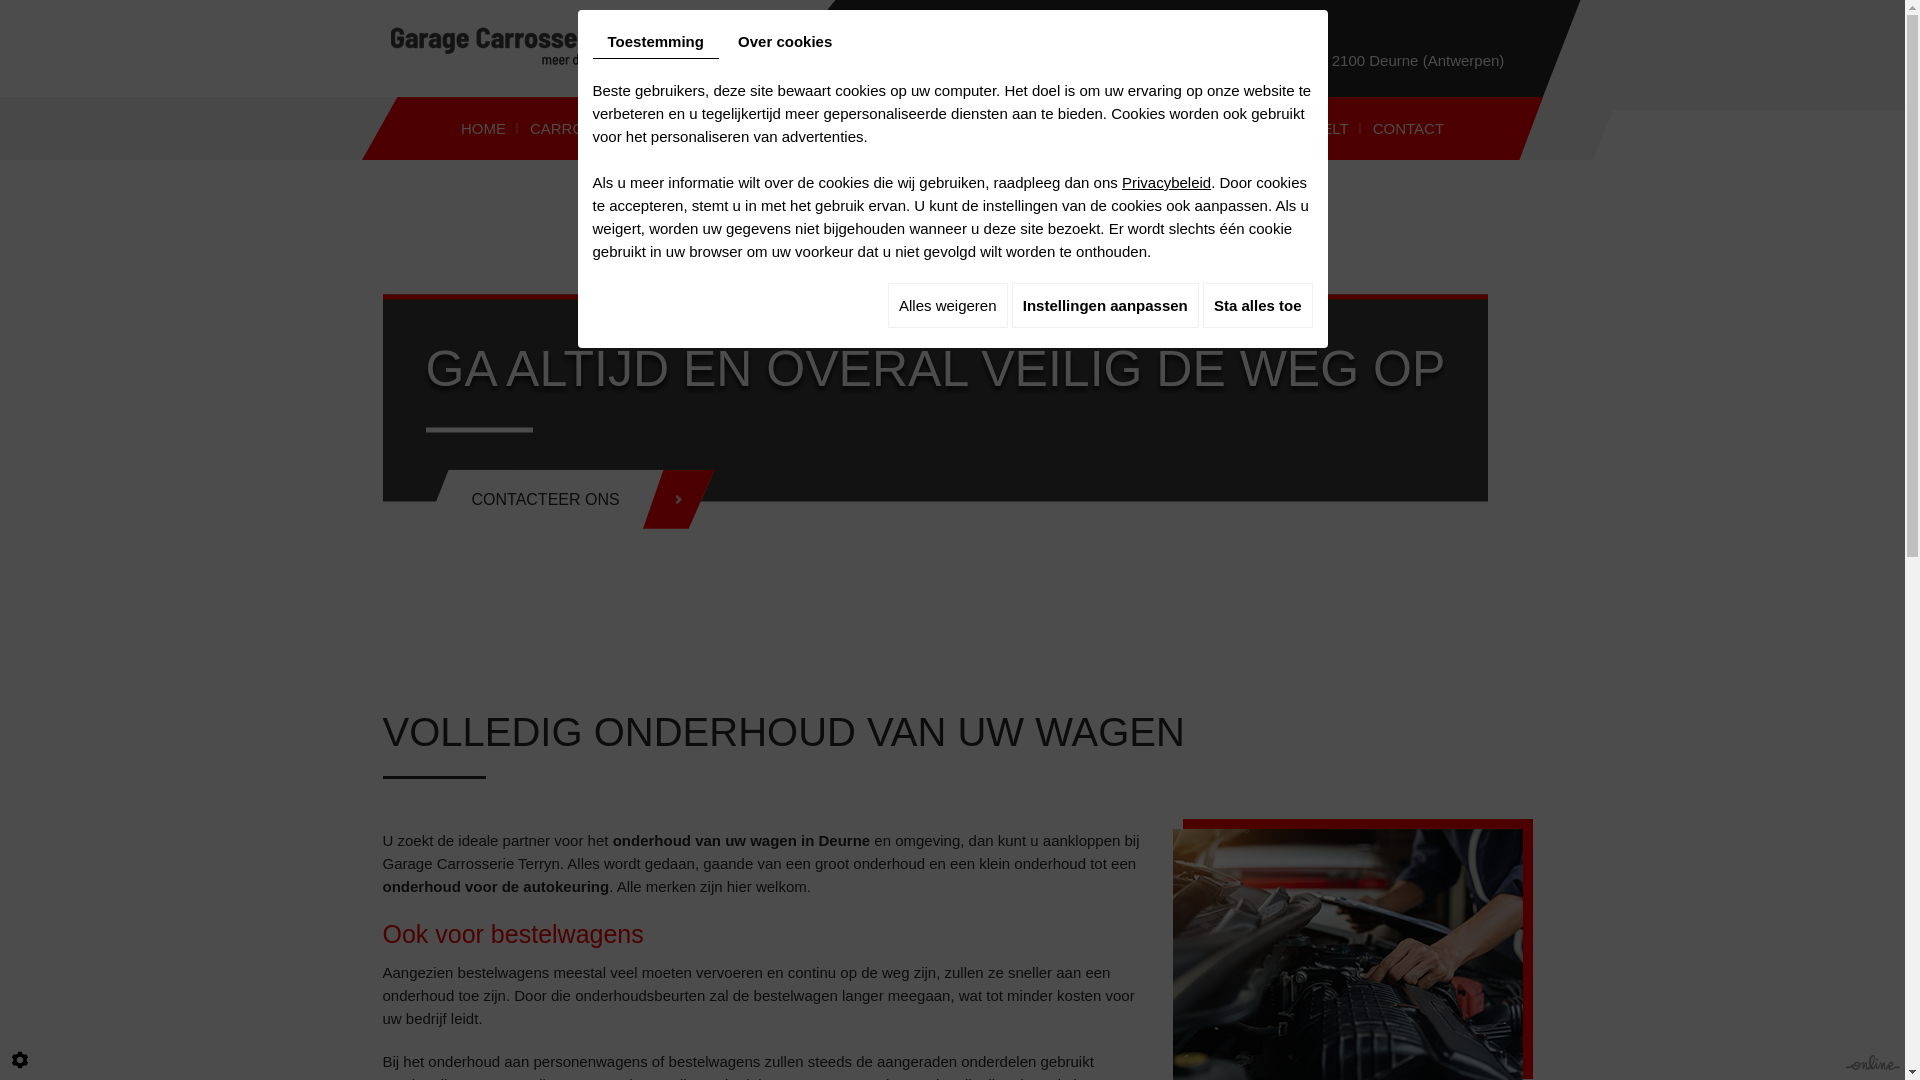 The width and height of the screenshot is (1920, 1080). What do you see at coordinates (711, 128) in the screenshot?
I see `'ONDERHOUD'` at bounding box center [711, 128].